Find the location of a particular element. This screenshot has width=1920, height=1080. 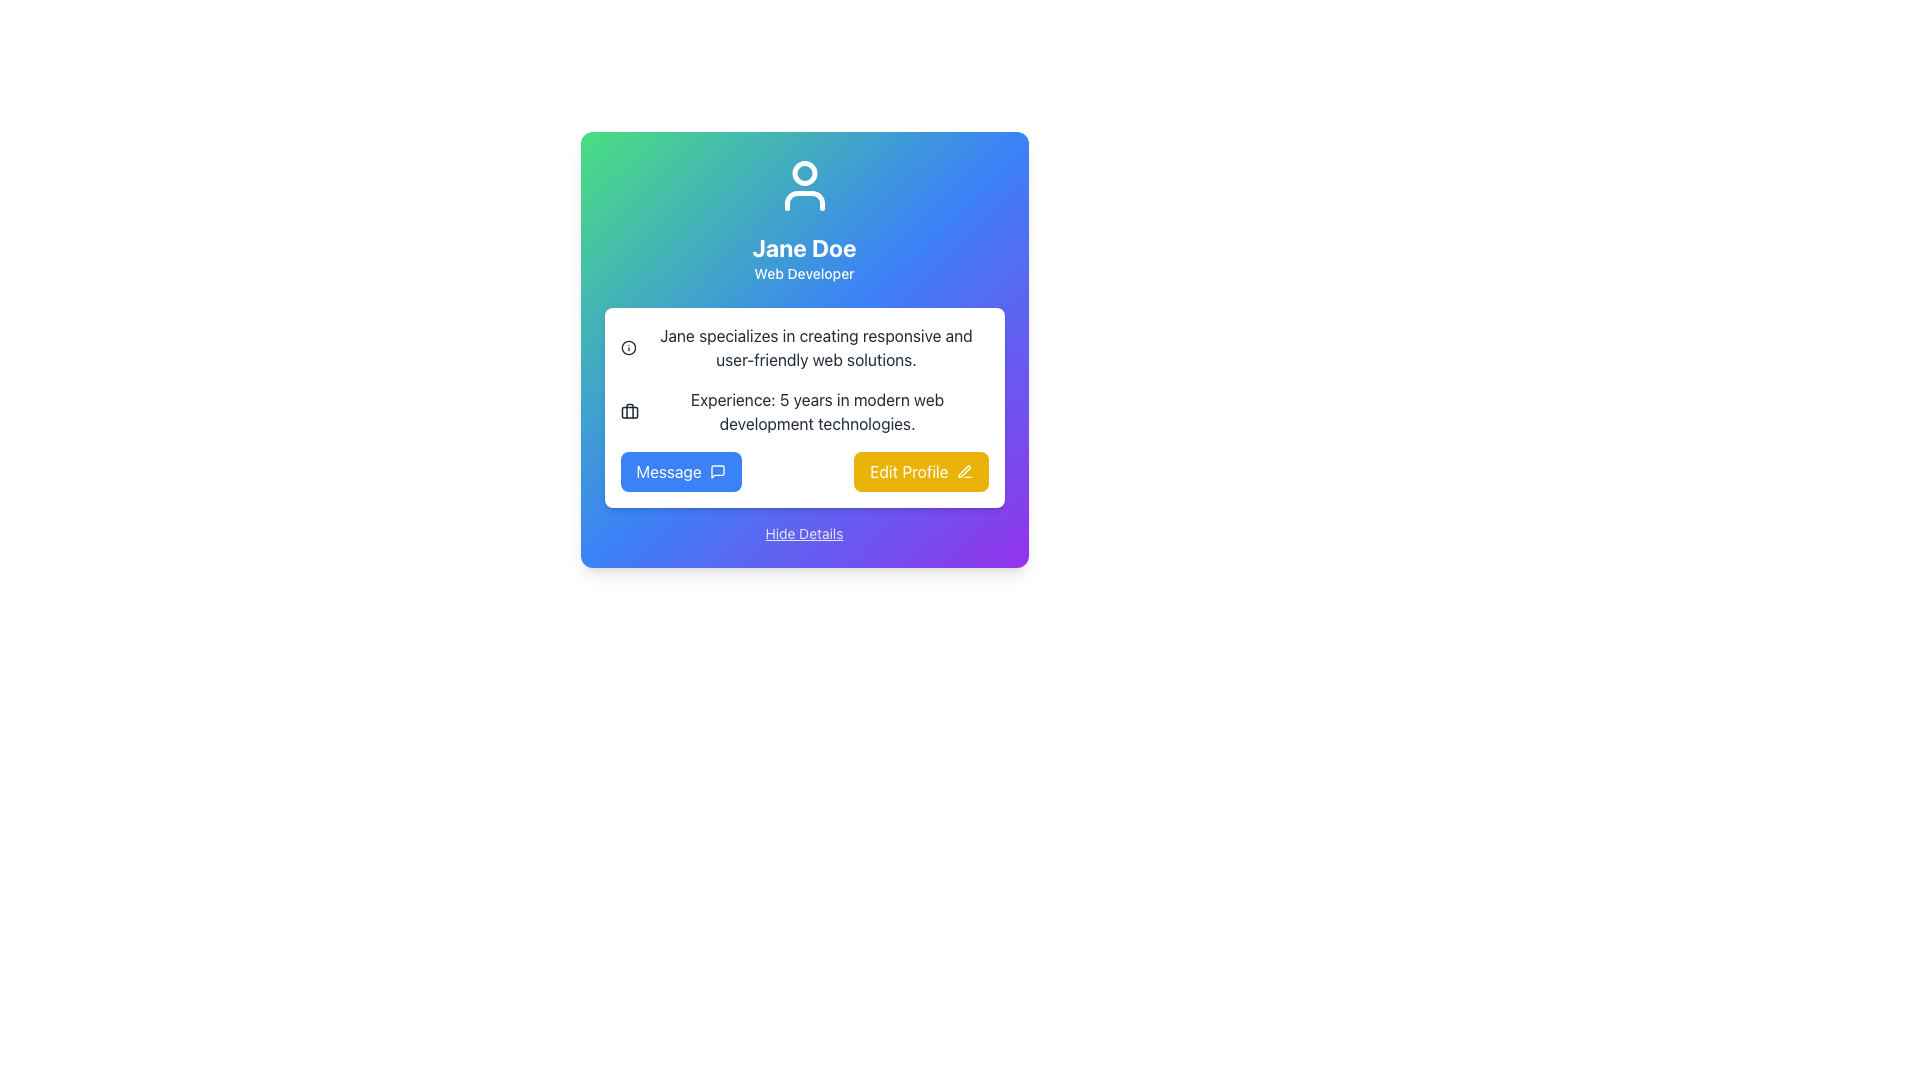

the 'Edit Profile' button, which is located to the right of the blue 'Message' button within the lower section of a user information card interface is located at coordinates (920, 471).